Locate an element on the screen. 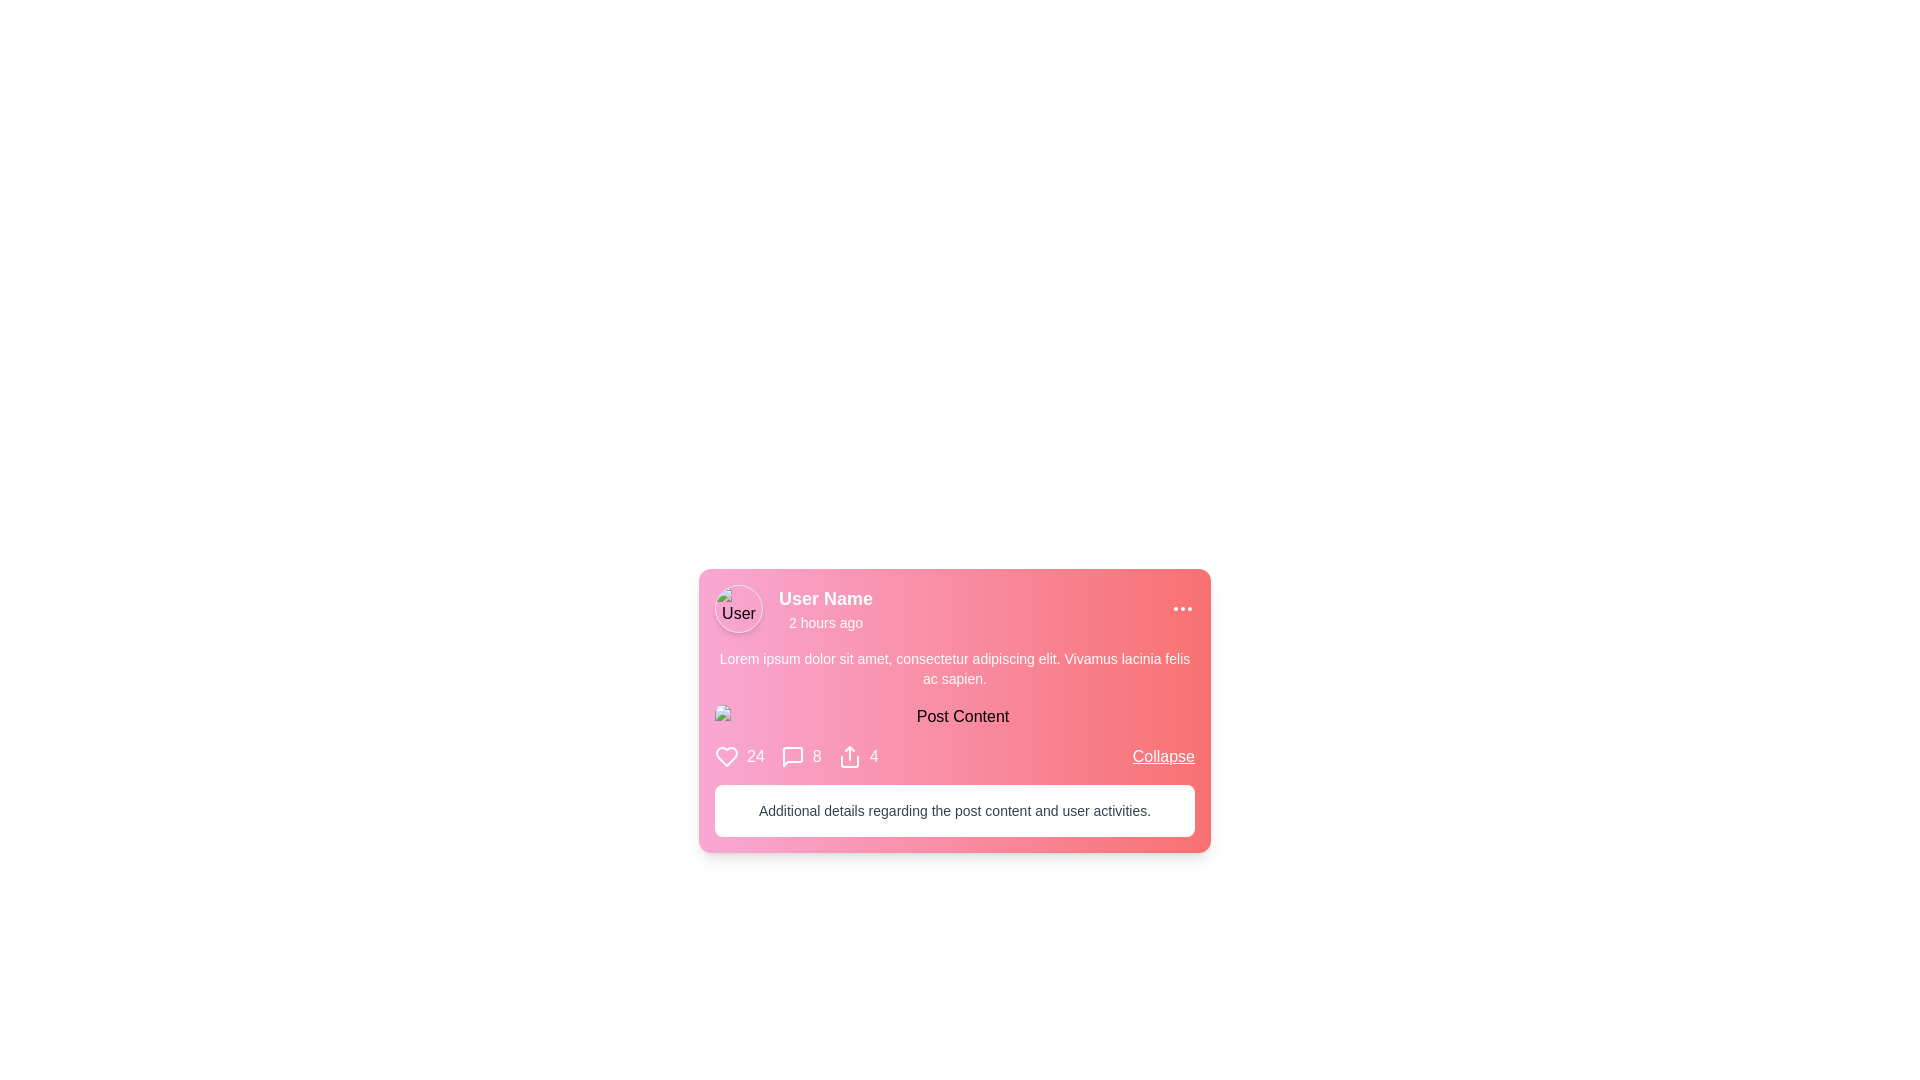  the numeric label displaying '8' next to the speech bubble icon is located at coordinates (795, 756).